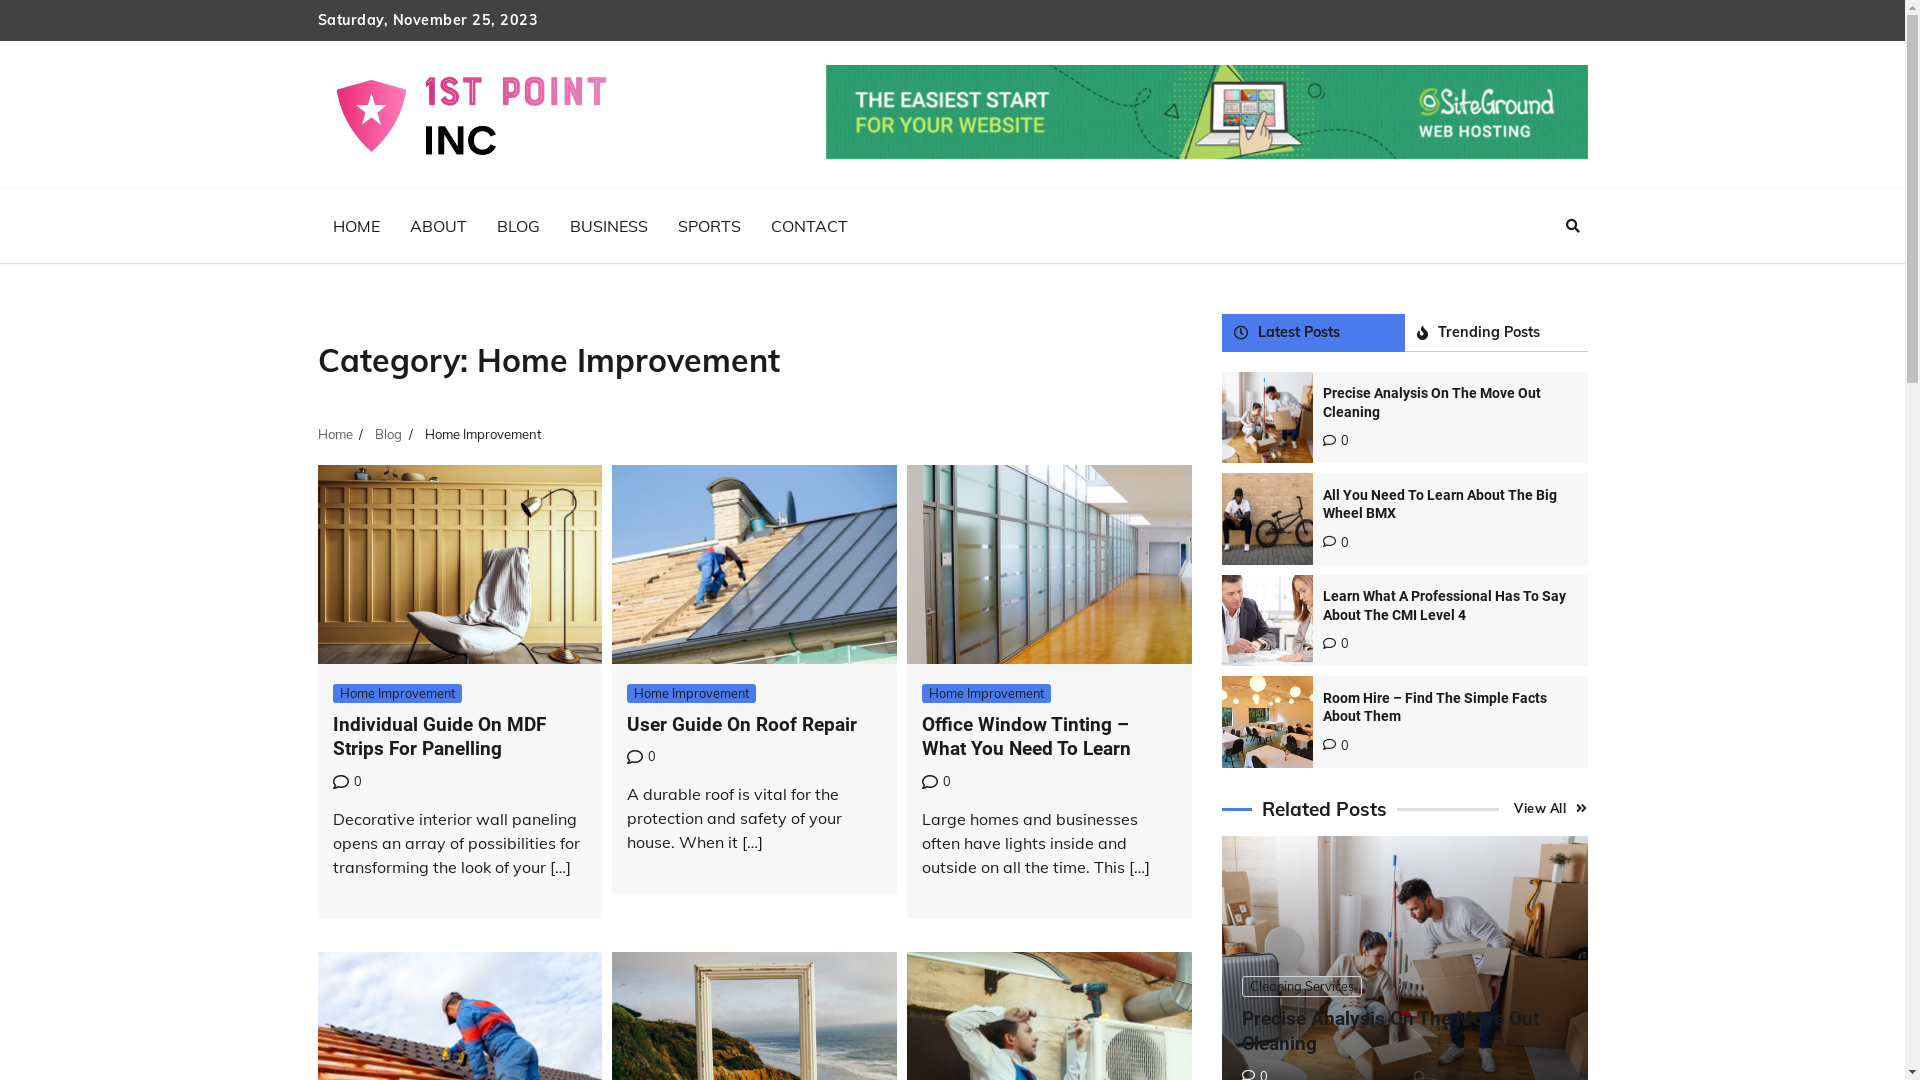 The width and height of the screenshot is (1920, 1080). Describe the element at coordinates (607, 225) in the screenshot. I see `'BUSINESS'` at that location.